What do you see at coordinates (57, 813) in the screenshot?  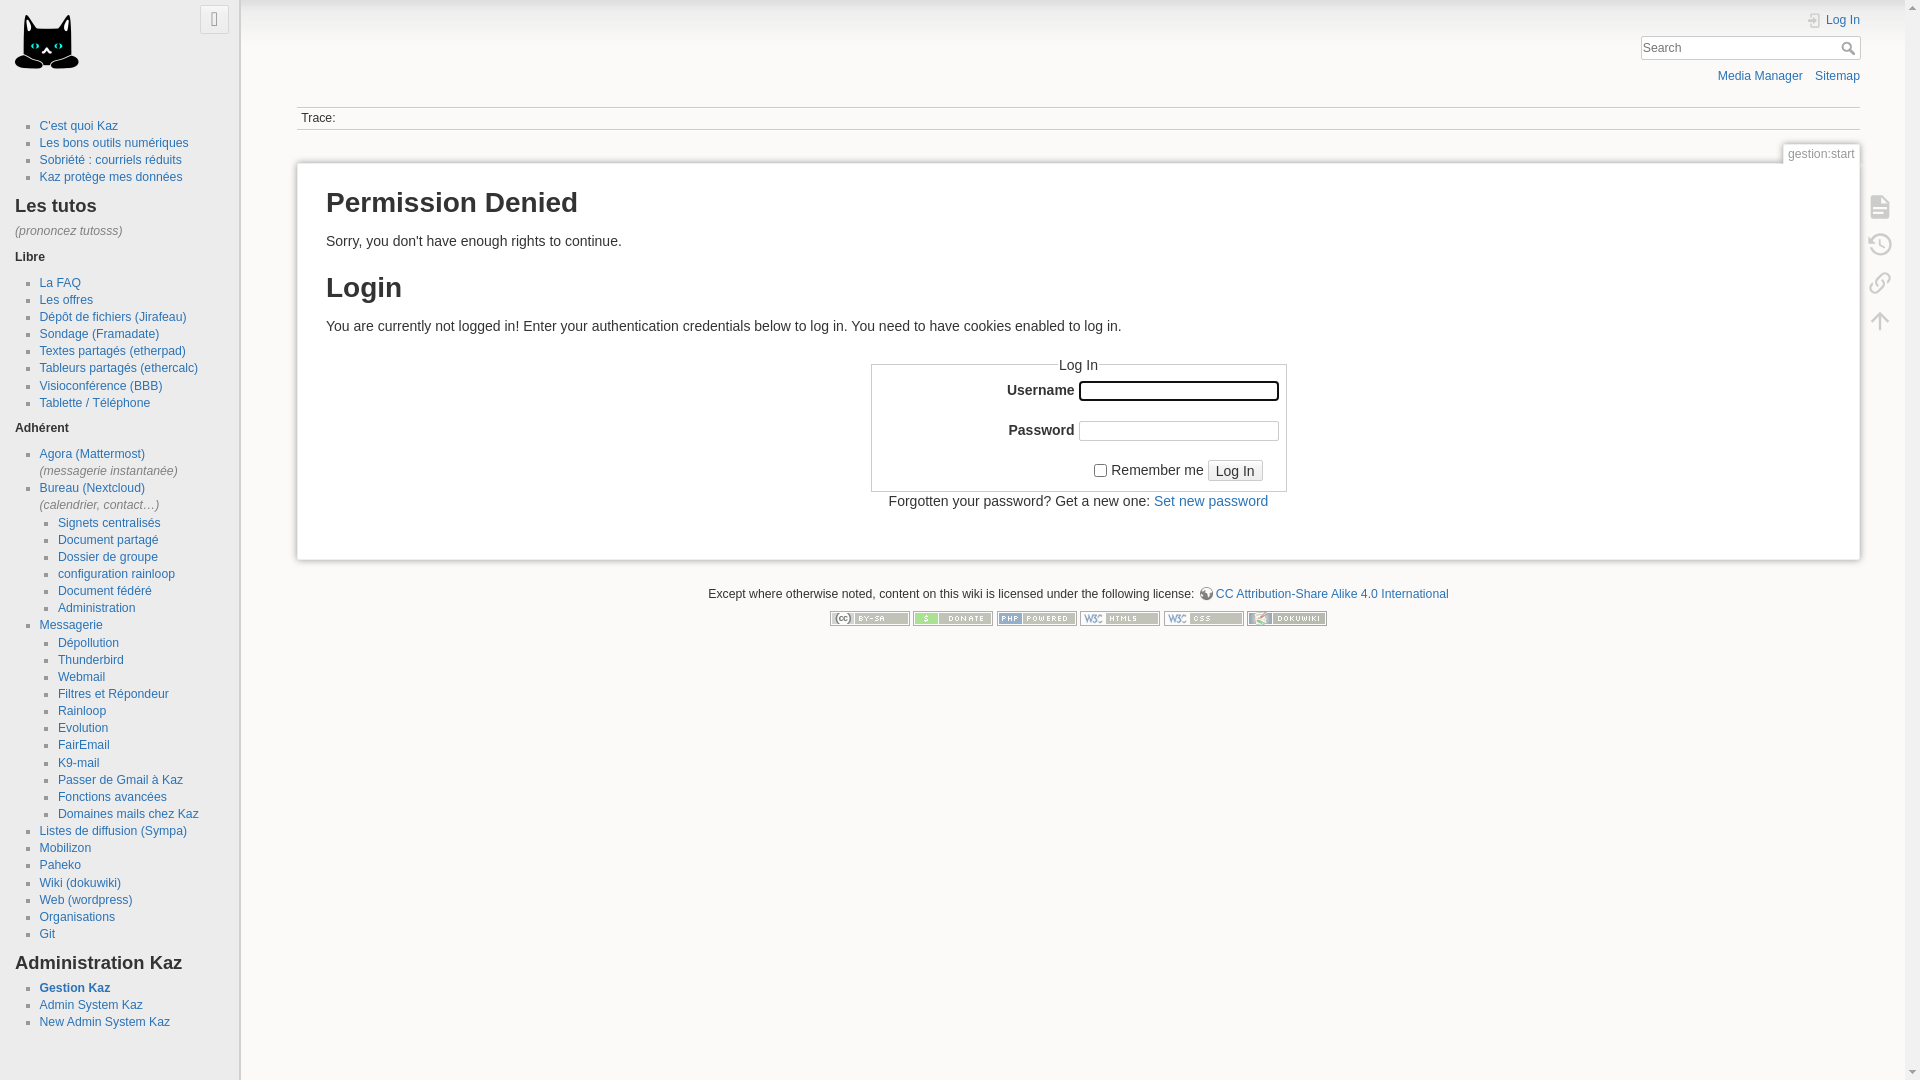 I see `'Domaines mails chez Kaz'` at bounding box center [57, 813].